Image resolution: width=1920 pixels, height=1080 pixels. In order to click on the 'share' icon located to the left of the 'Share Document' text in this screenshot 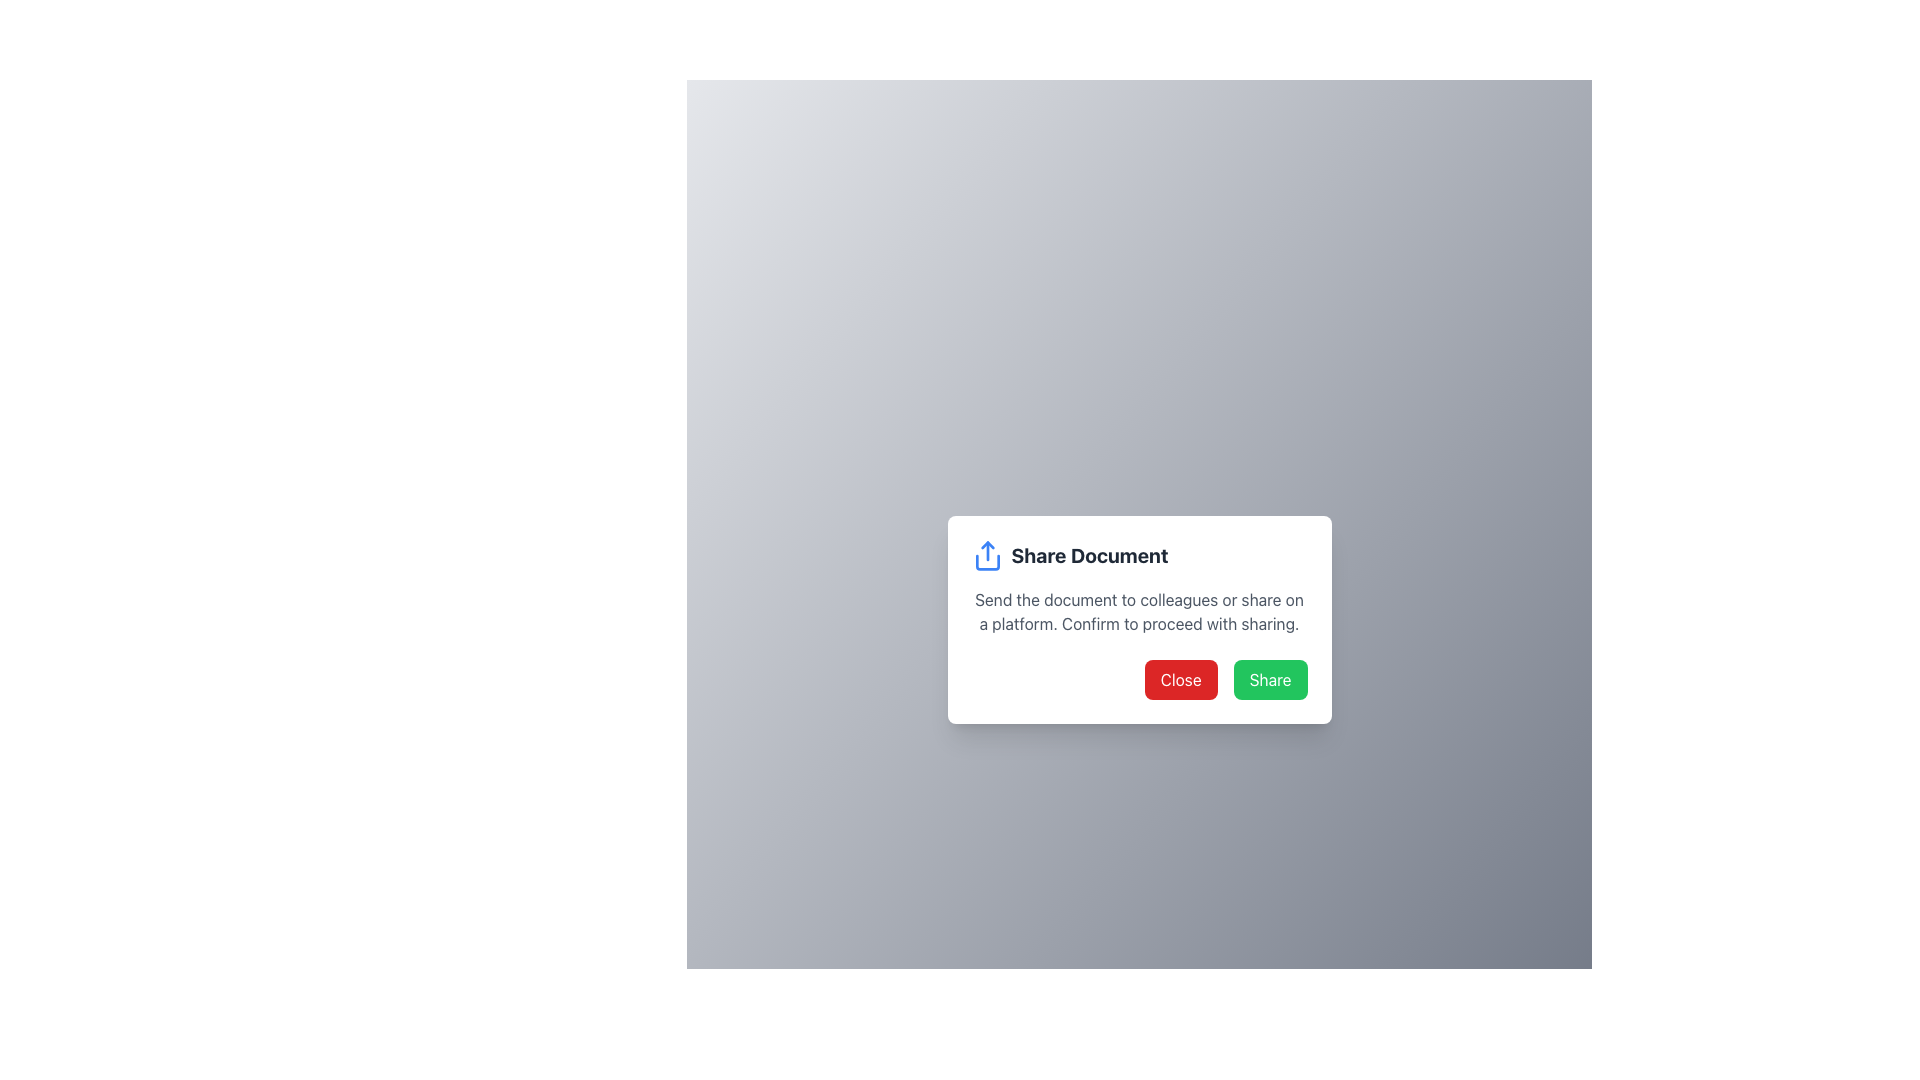, I will do `click(987, 555)`.